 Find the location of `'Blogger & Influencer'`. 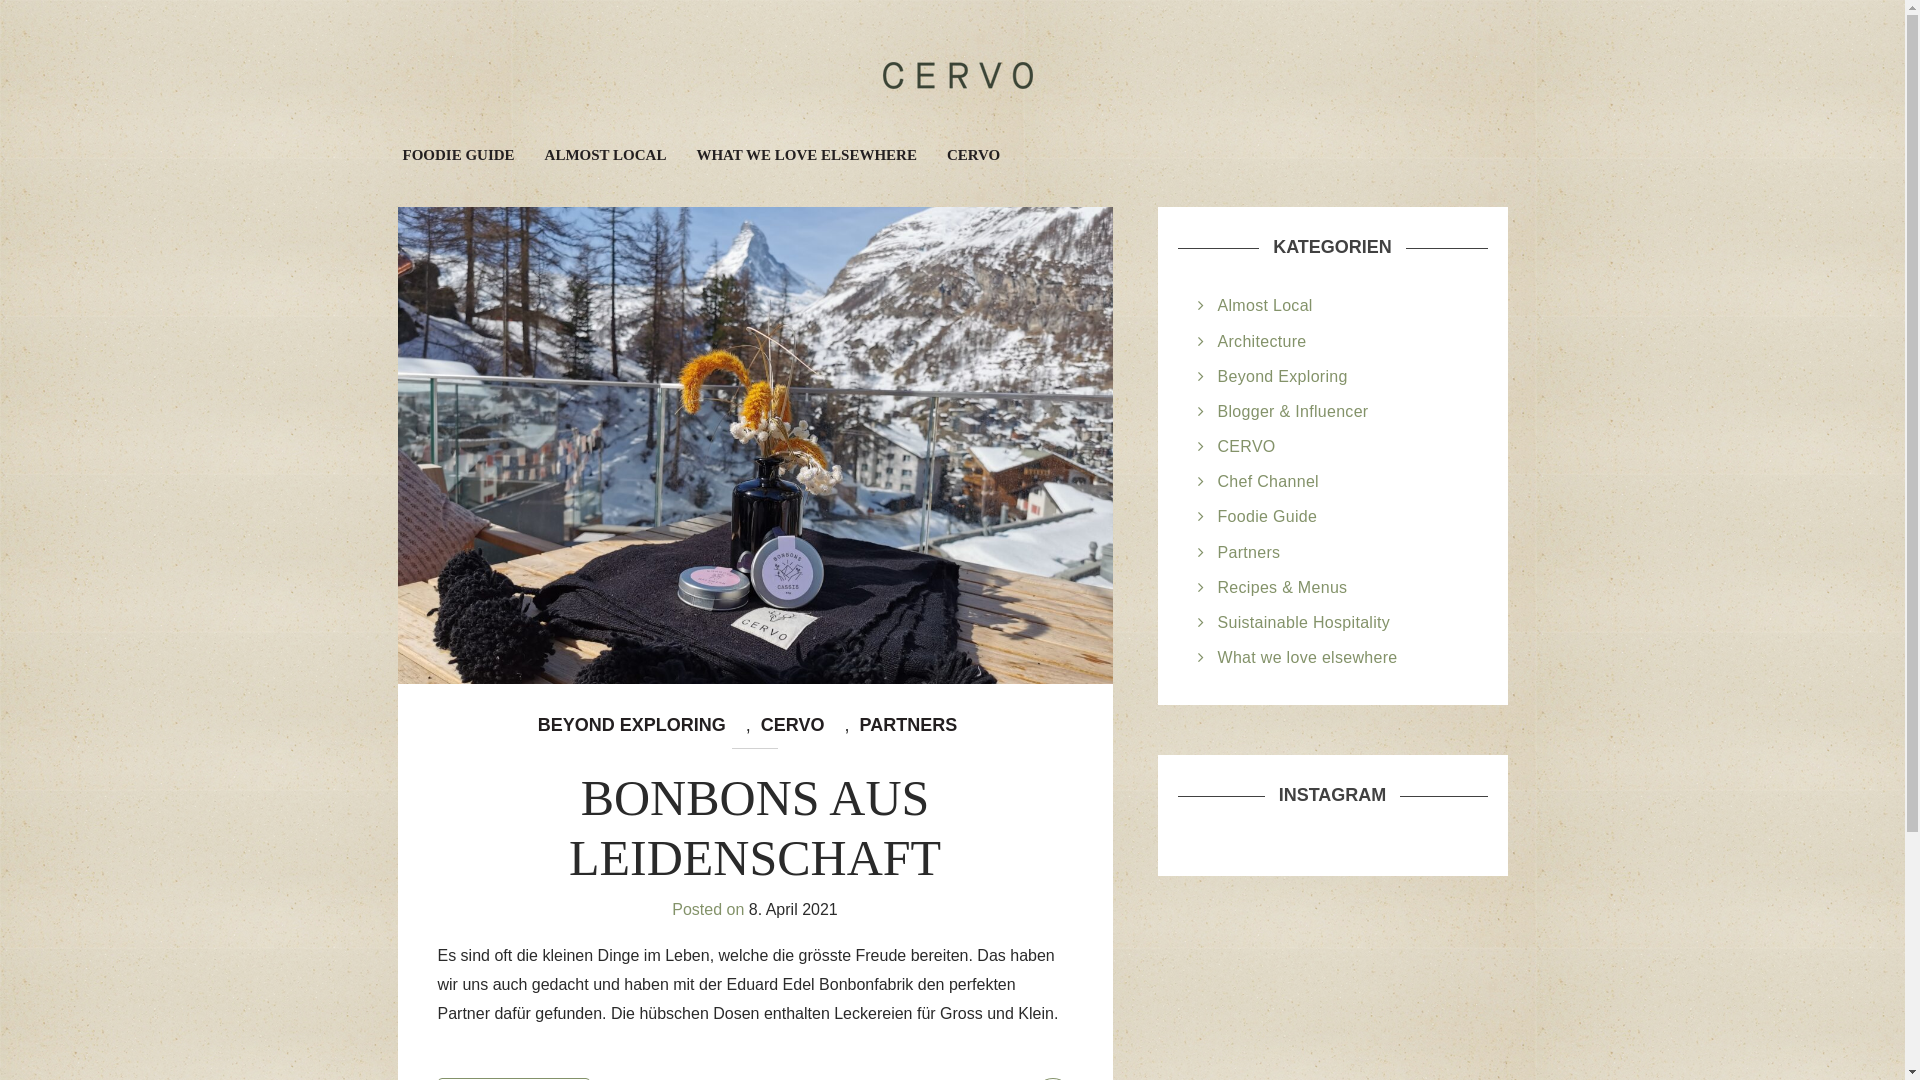

'Blogger & Influencer' is located at coordinates (1293, 410).